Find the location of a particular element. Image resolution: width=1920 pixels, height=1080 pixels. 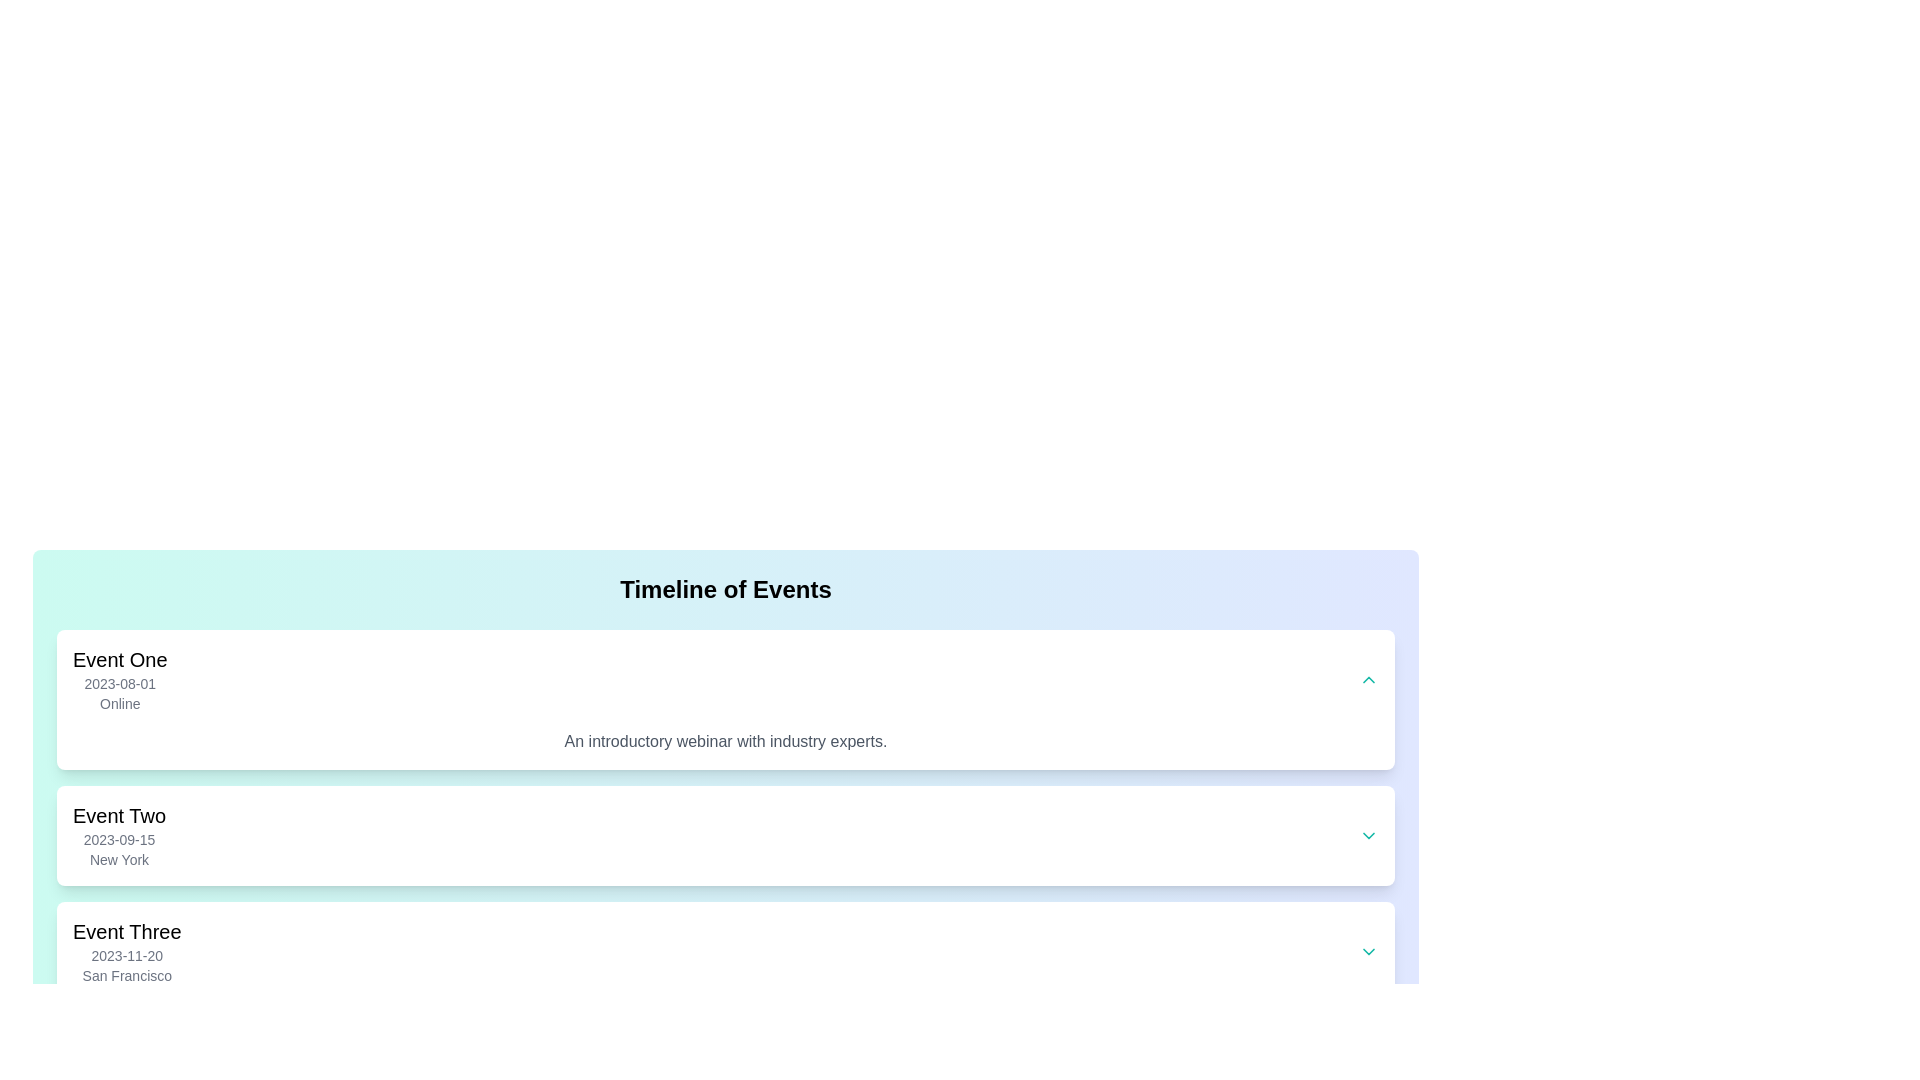

the static text label displaying the date '2023-08-01', which is styled in a smaller gray font and positioned below the title 'Event One' in the event card layout is located at coordinates (119, 682).